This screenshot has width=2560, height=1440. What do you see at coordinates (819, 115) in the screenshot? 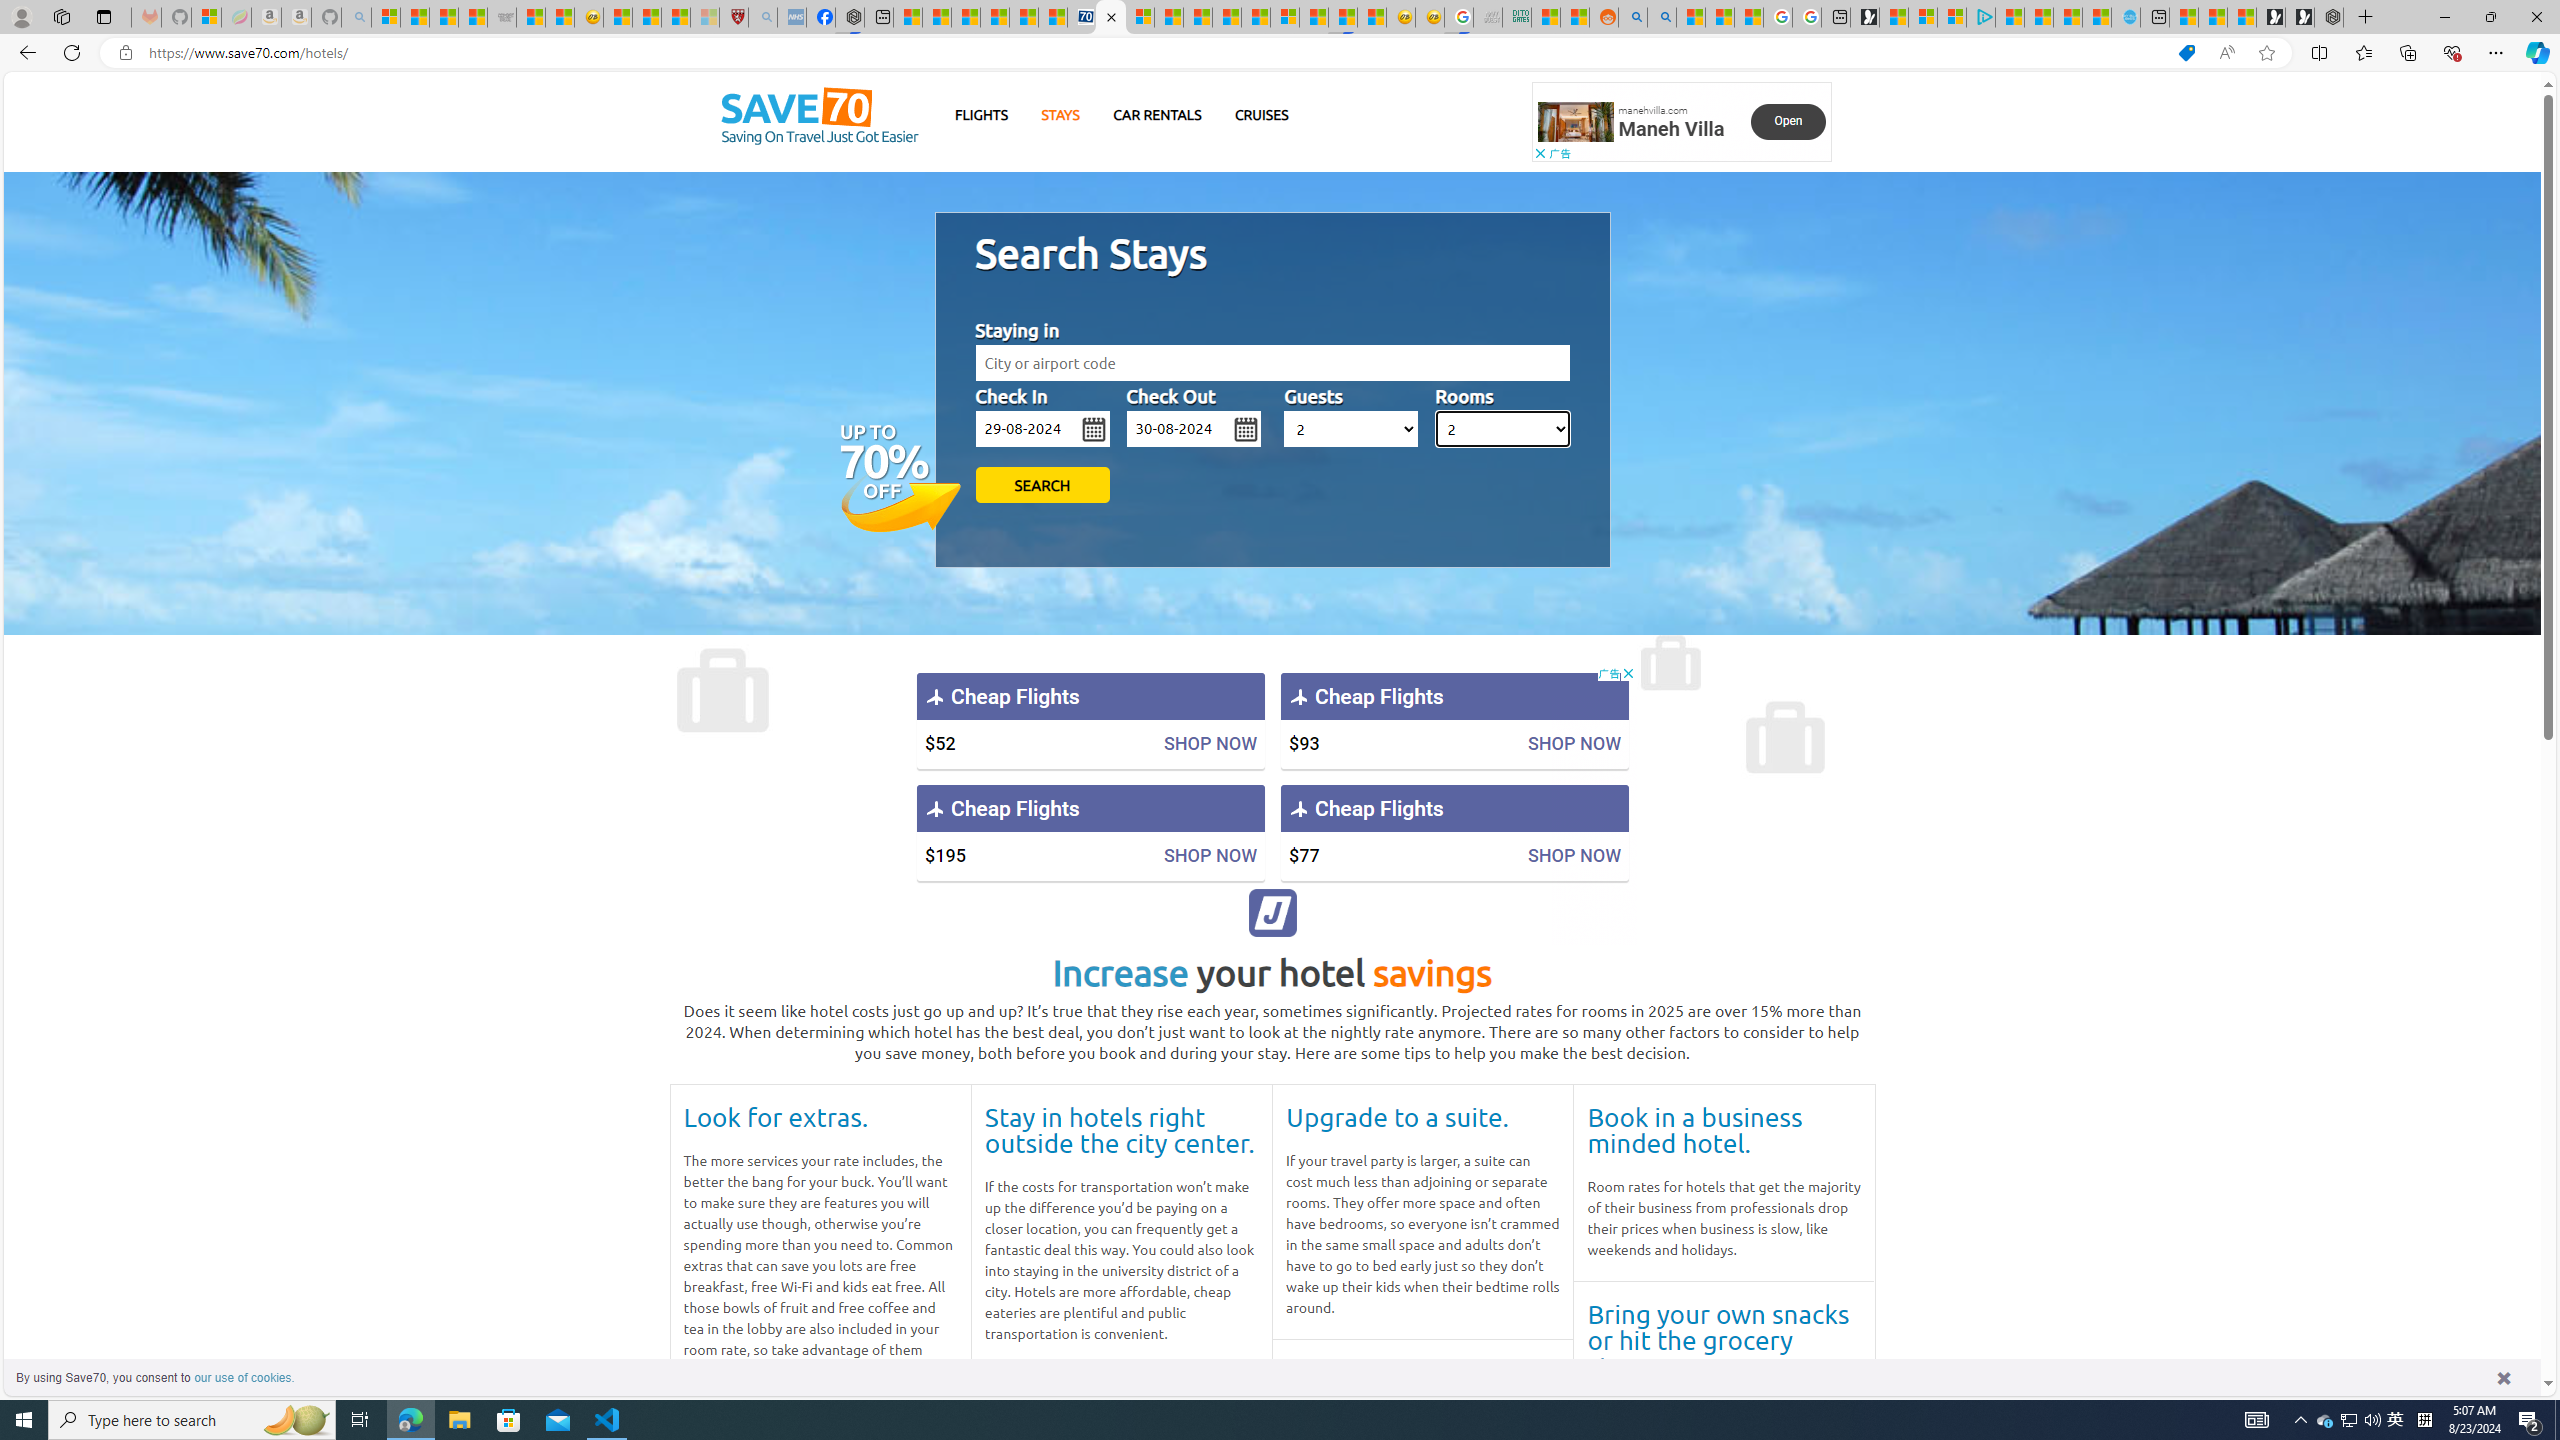
I see `'Homepage'` at bounding box center [819, 115].